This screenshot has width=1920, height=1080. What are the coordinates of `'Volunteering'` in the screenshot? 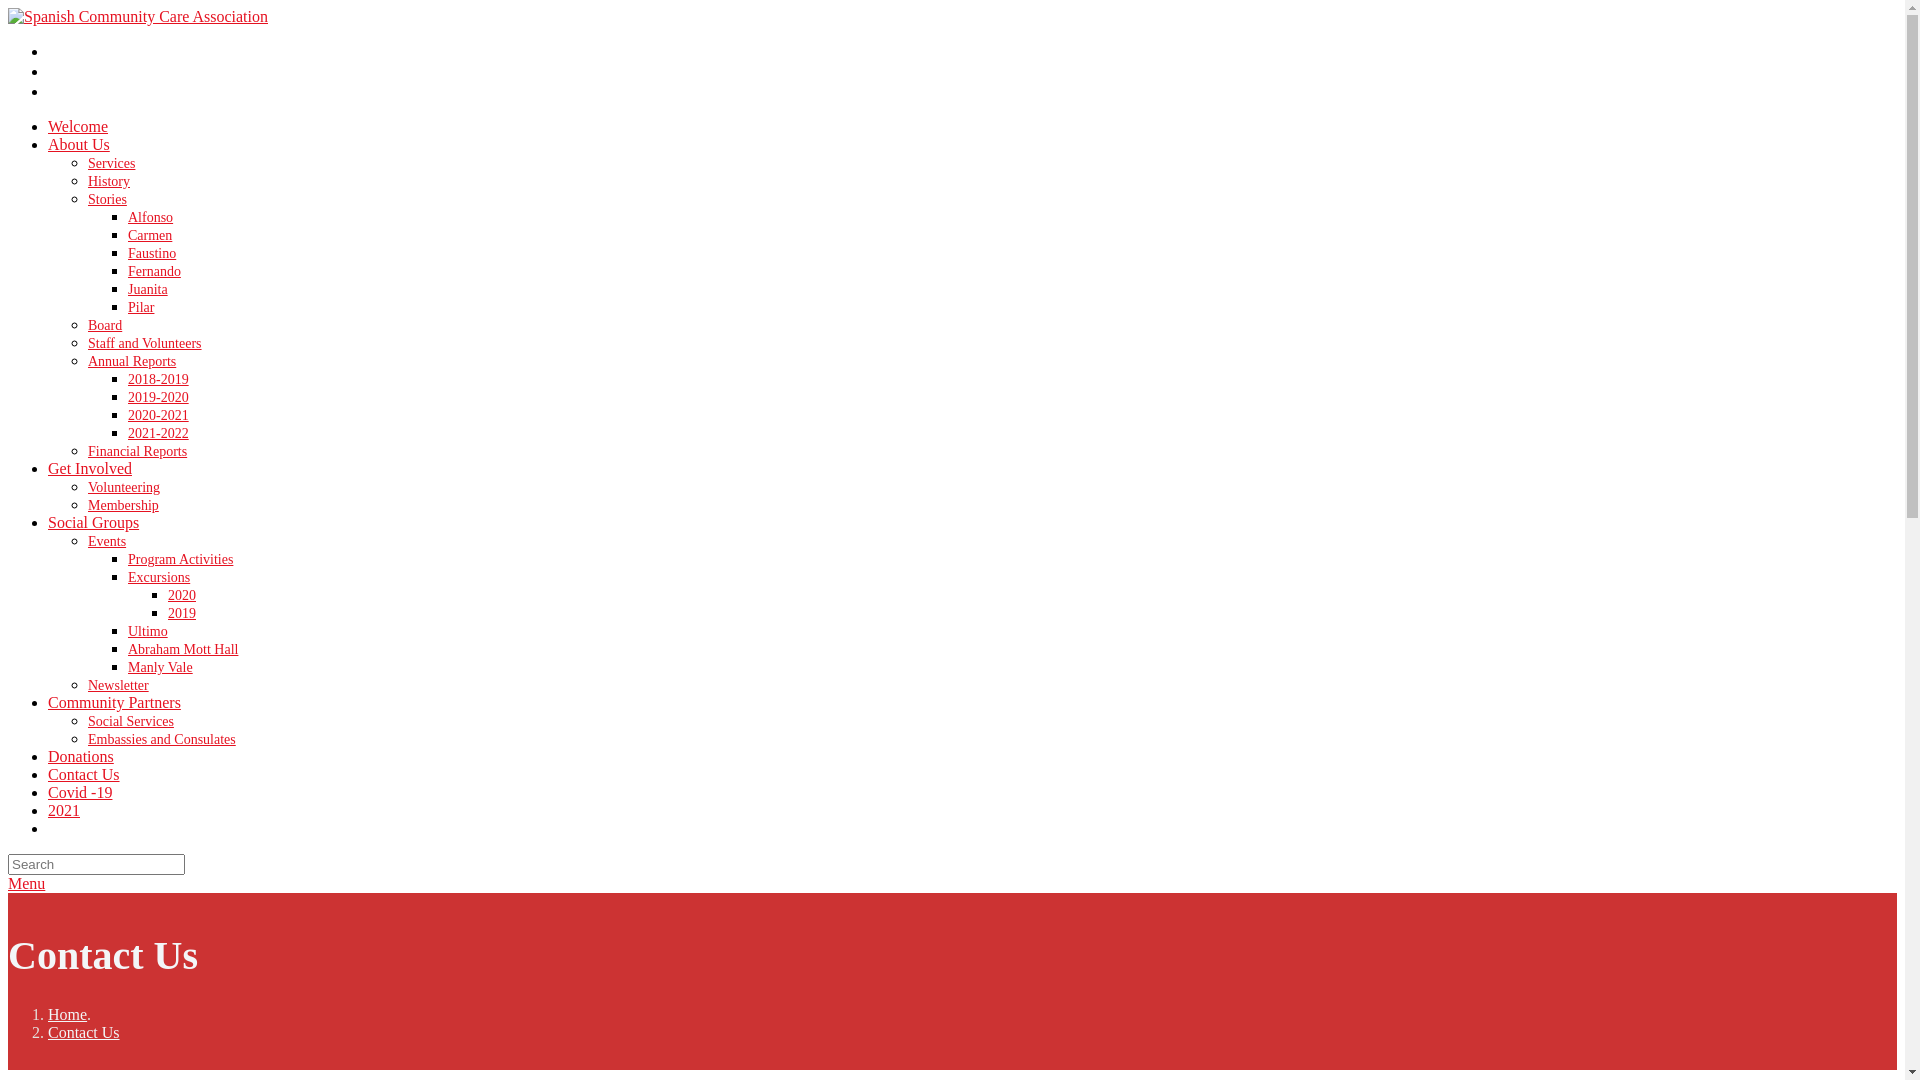 It's located at (86, 487).